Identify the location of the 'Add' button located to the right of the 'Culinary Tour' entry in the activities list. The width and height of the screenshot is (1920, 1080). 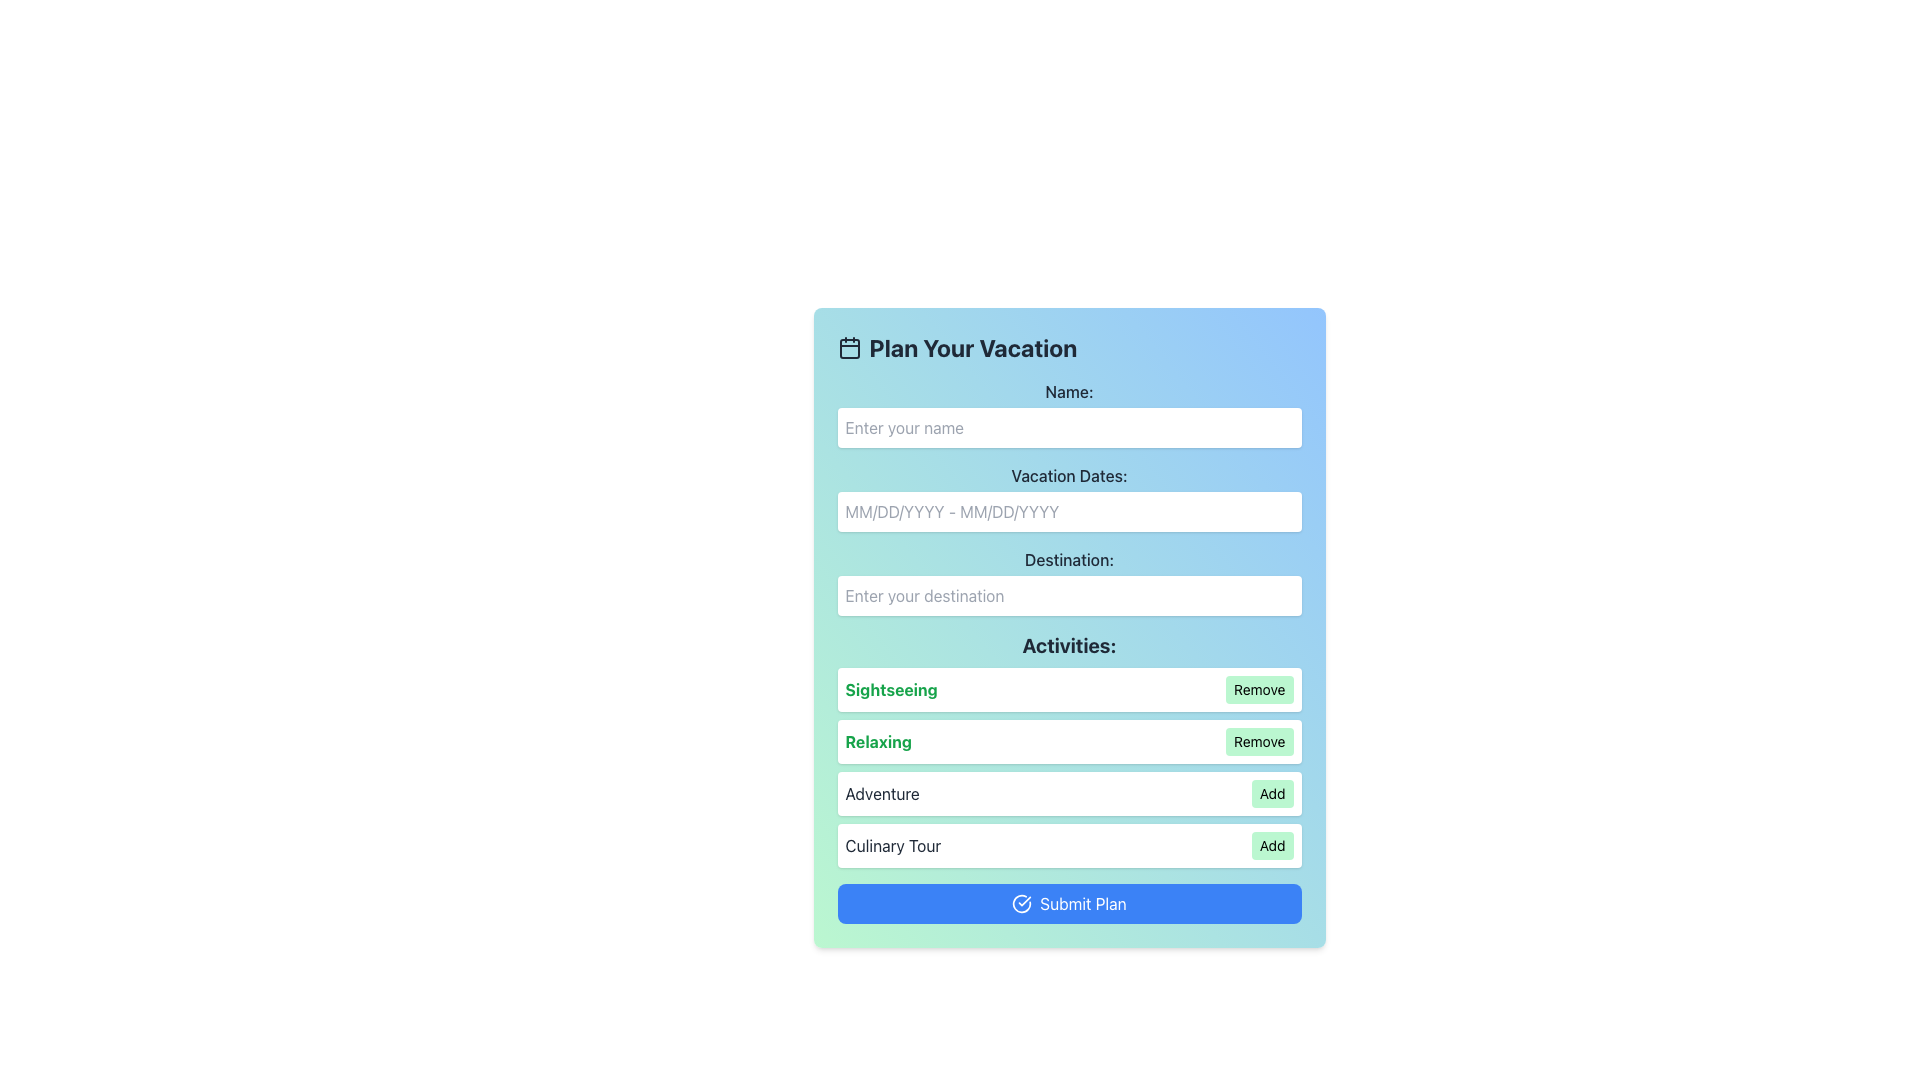
(1271, 845).